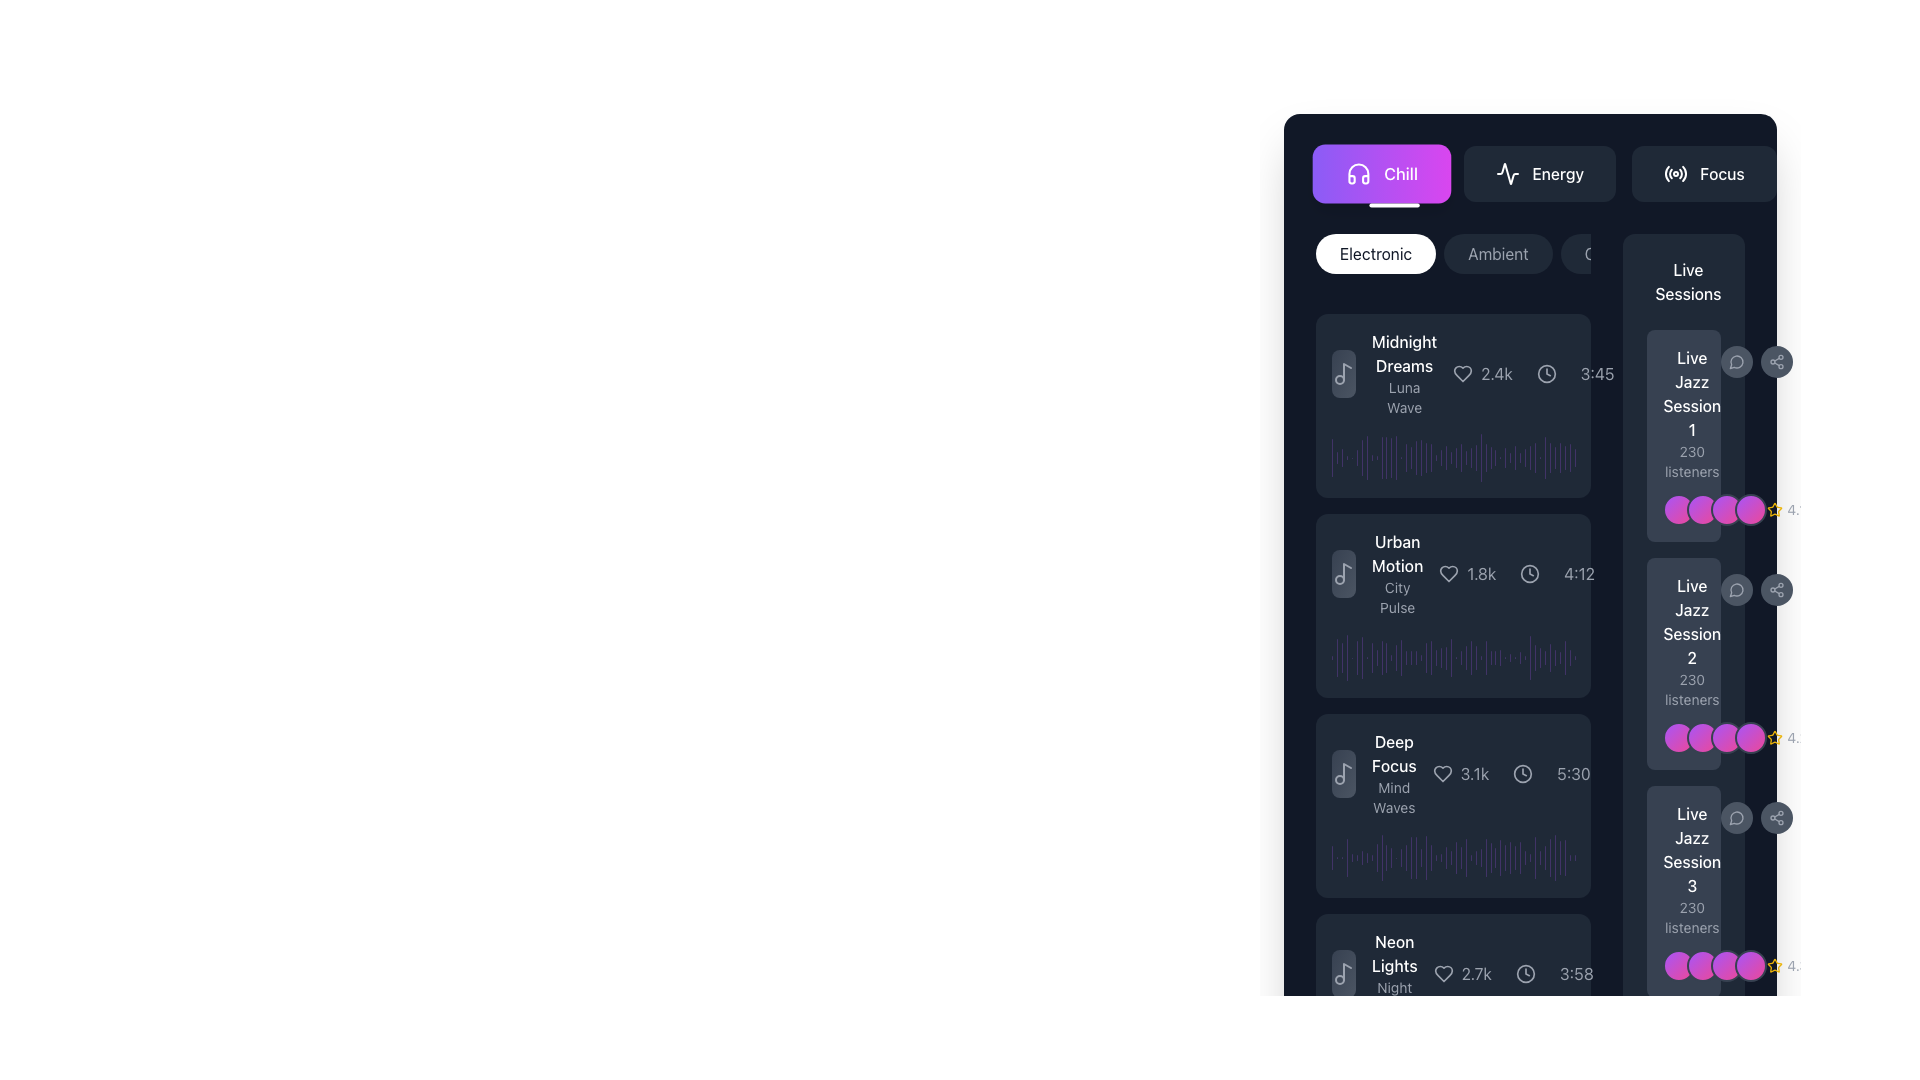 The height and width of the screenshot is (1080, 1920). Describe the element at coordinates (1726, 737) in the screenshot. I see `the third circular visual element in a row of four, located next to the text 'Live Jazz Session 2'` at that location.